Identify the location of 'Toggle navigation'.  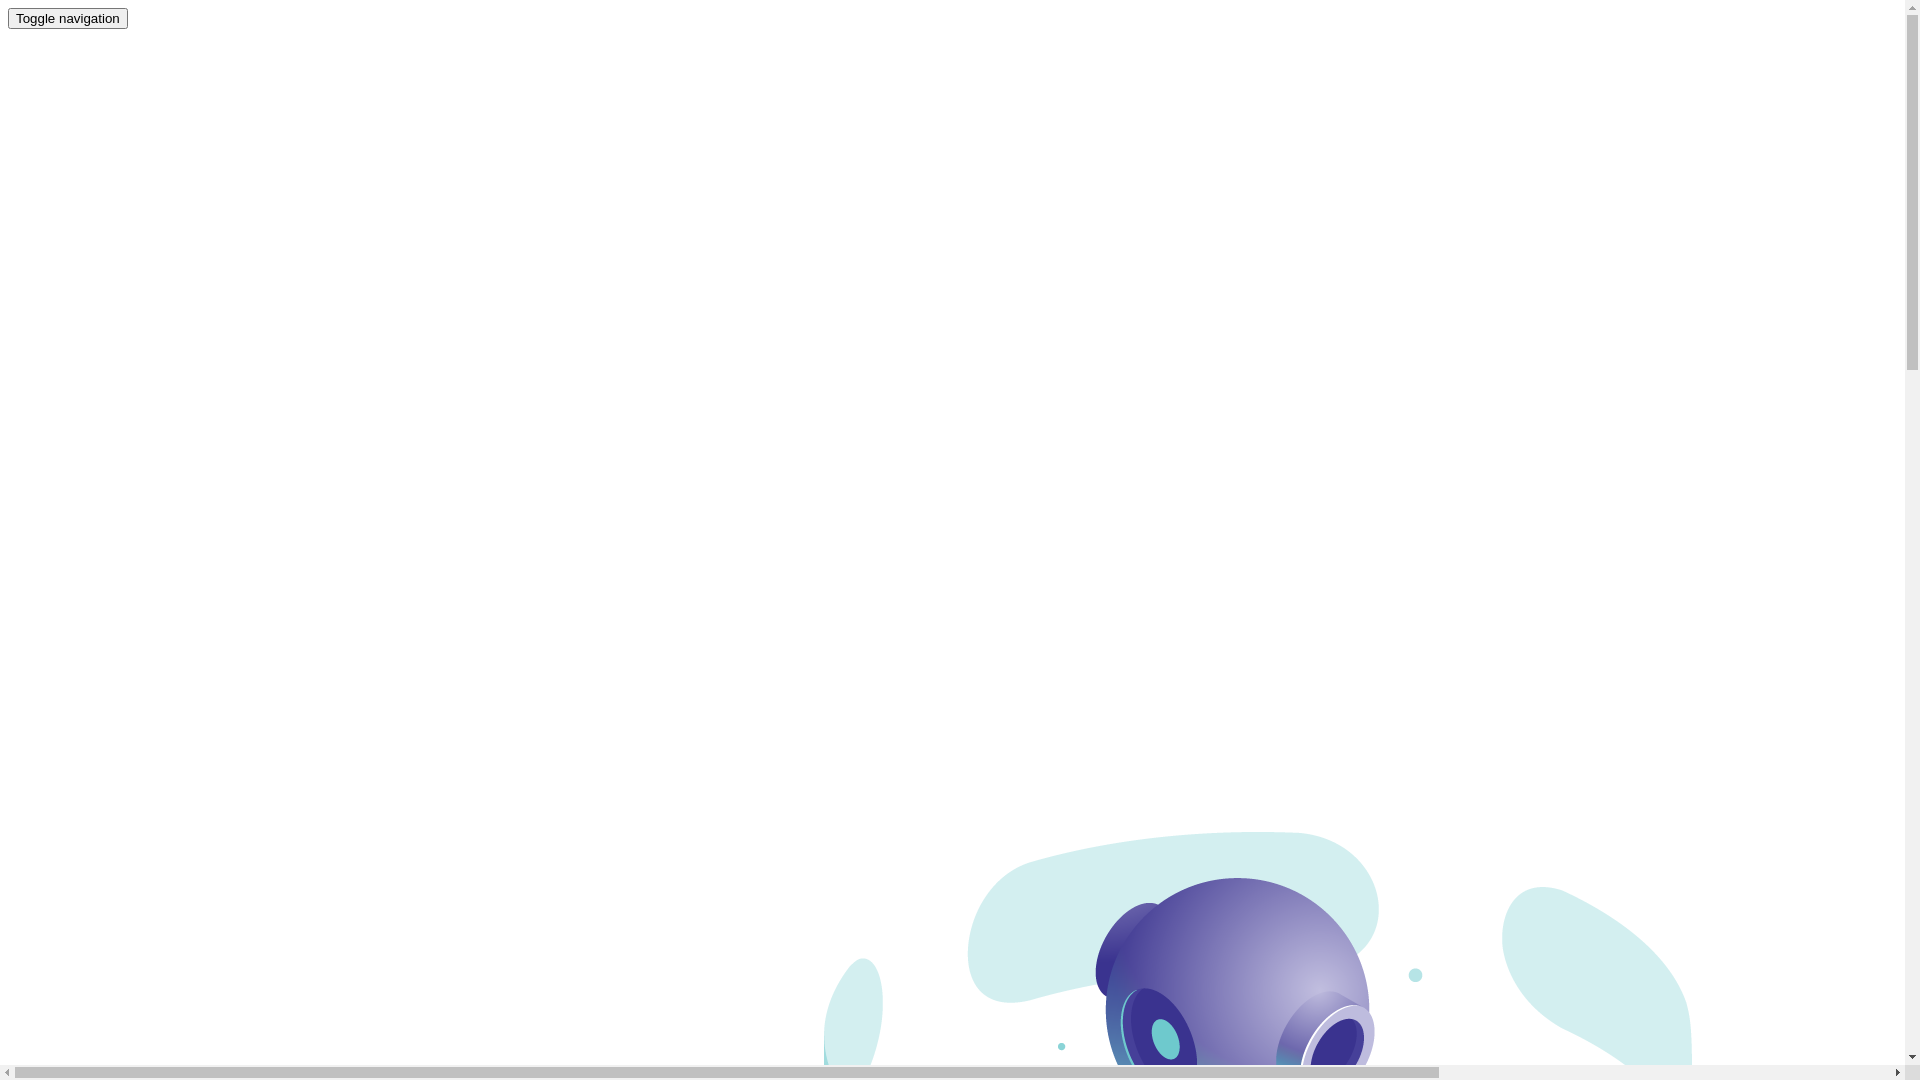
(67, 18).